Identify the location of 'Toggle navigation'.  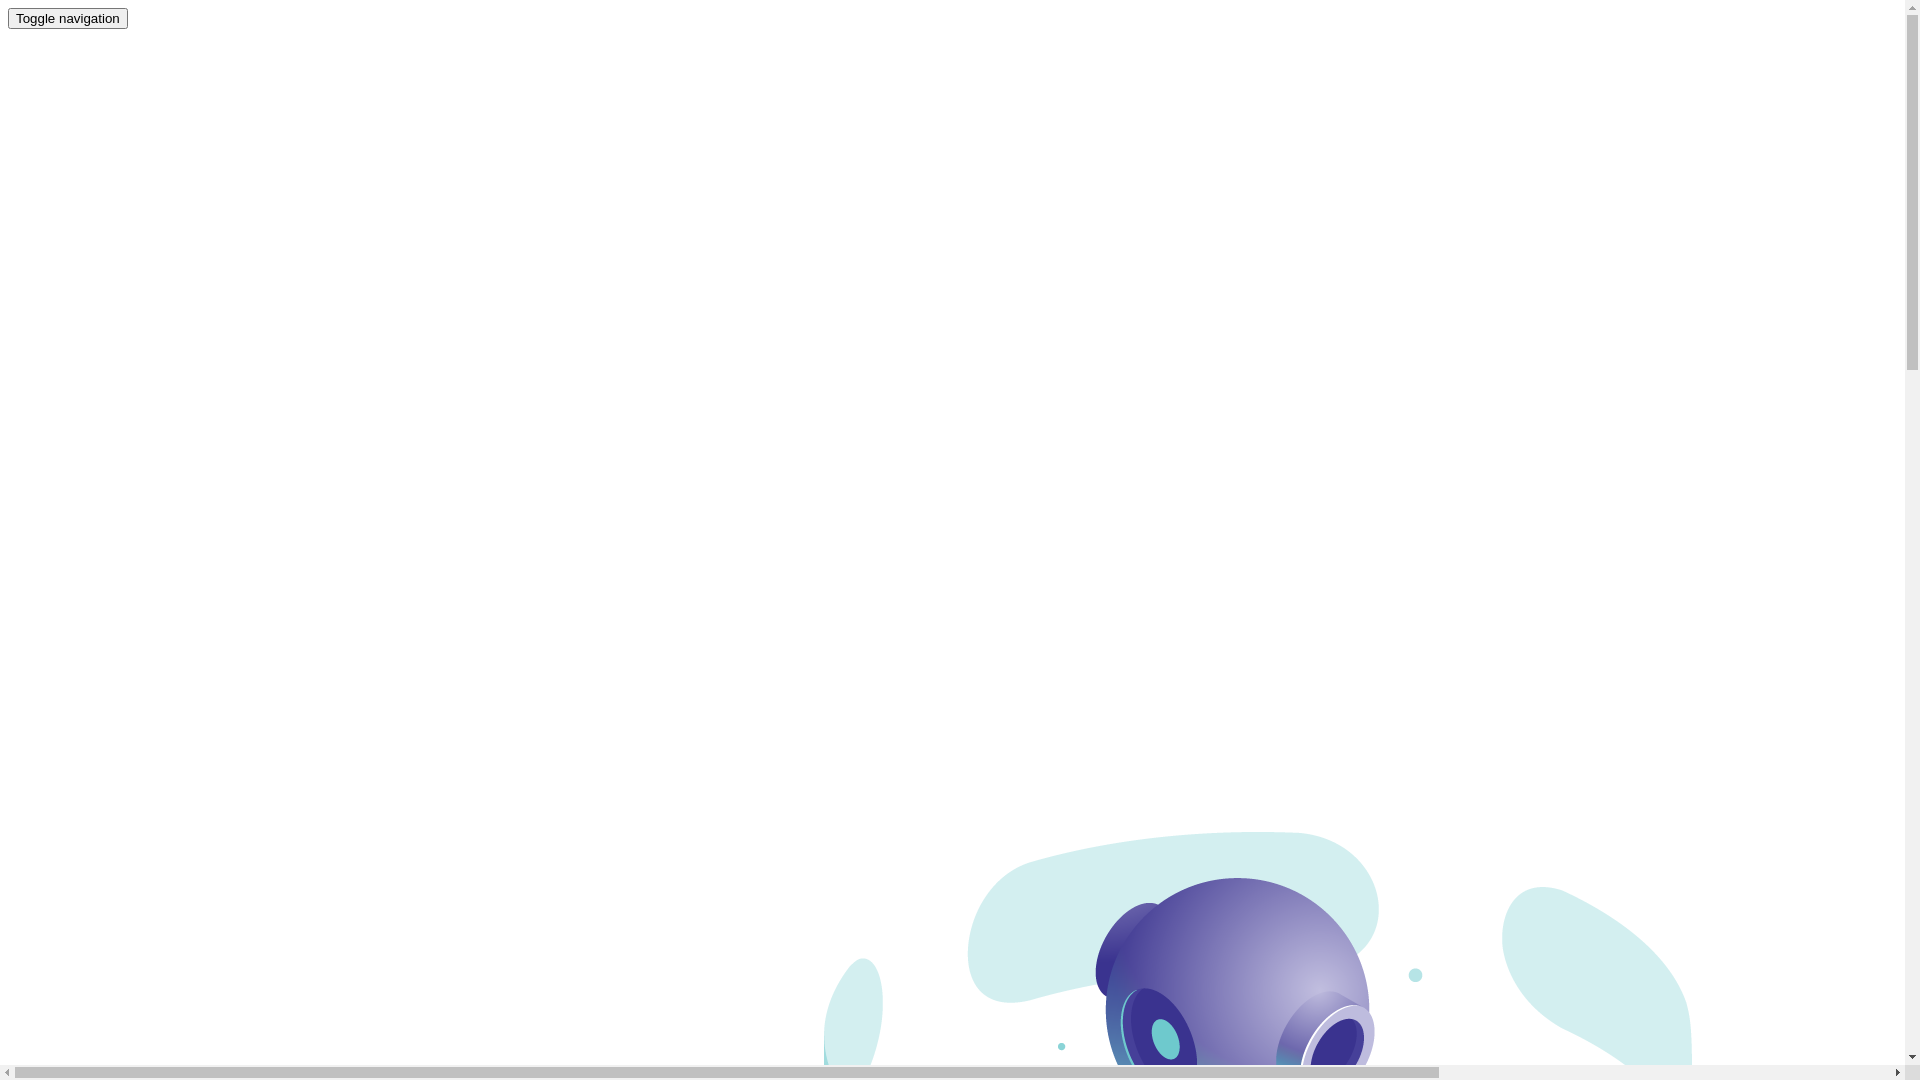
(67, 18).